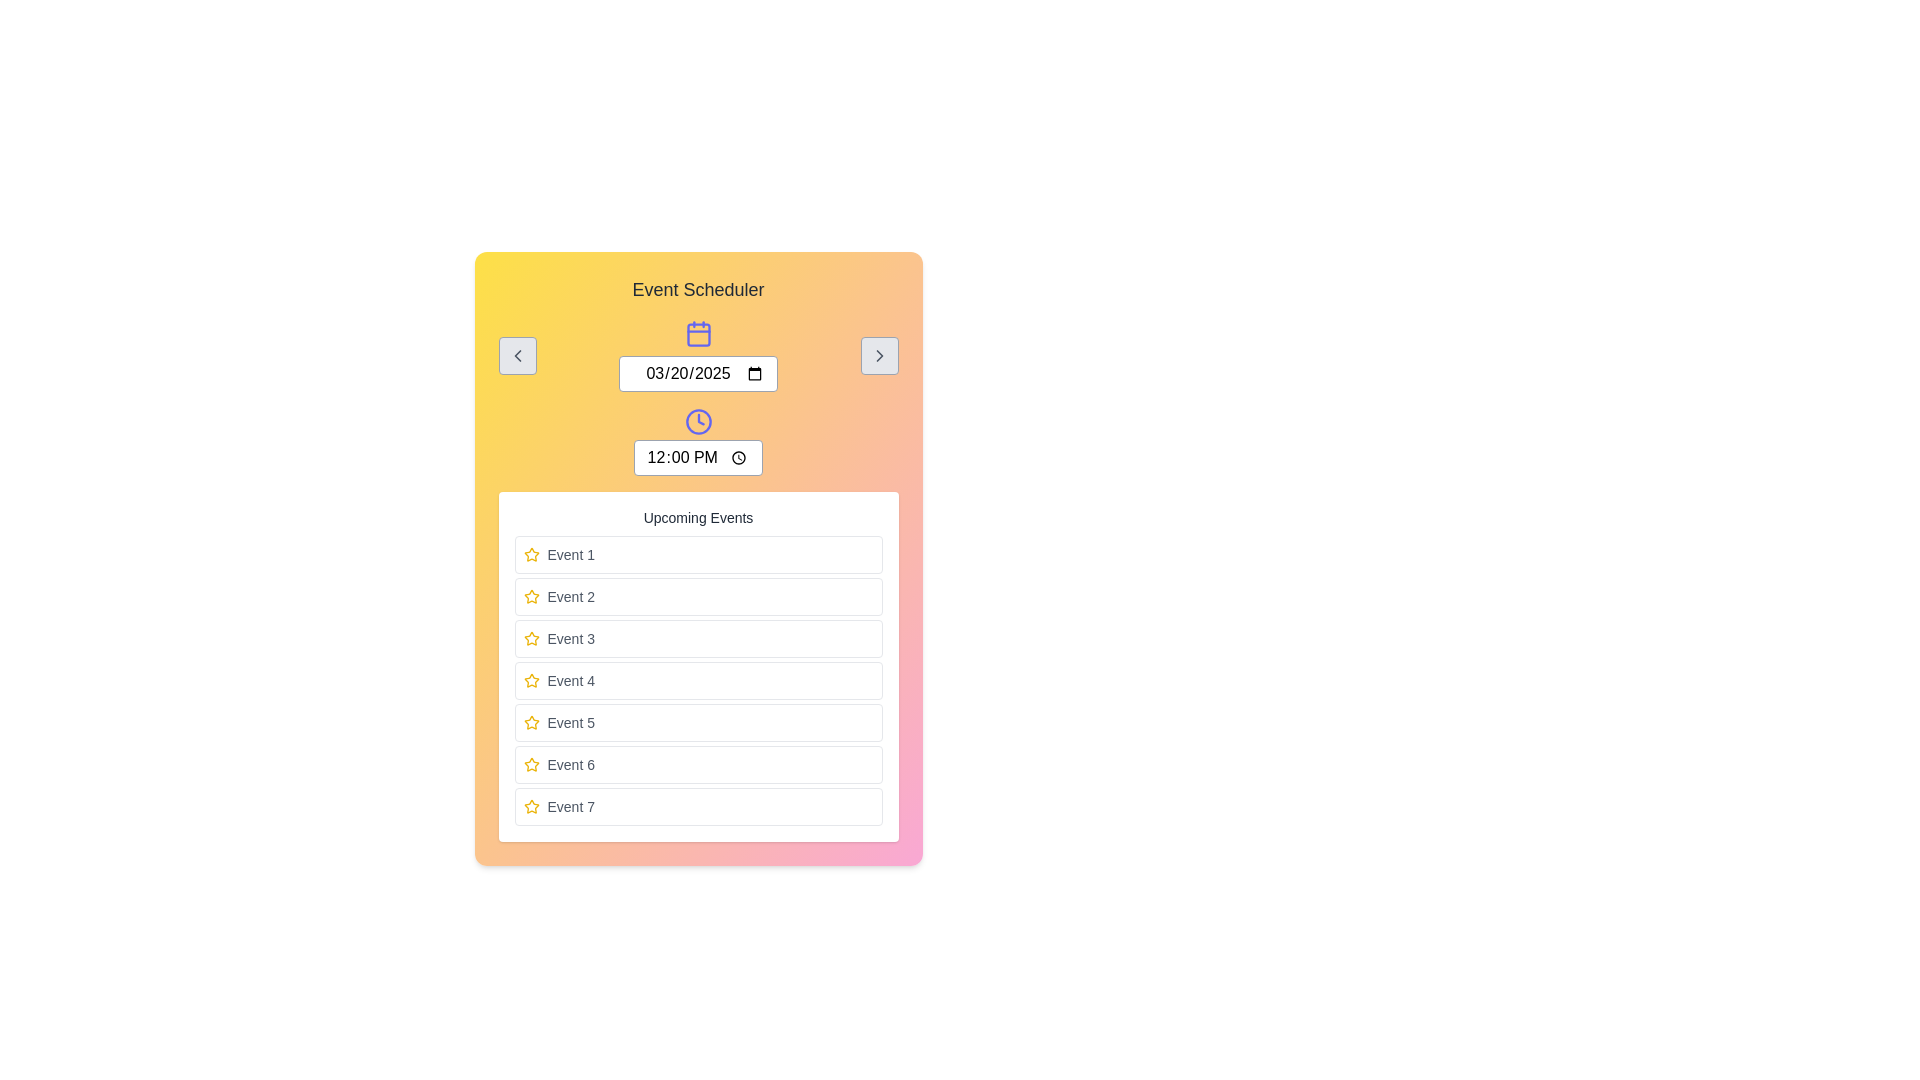 The width and height of the screenshot is (1920, 1080). Describe the element at coordinates (698, 354) in the screenshot. I see `the date input field with a calendar icon, located at the center of the interface beneath the 'Event Scheduler' title` at that location.